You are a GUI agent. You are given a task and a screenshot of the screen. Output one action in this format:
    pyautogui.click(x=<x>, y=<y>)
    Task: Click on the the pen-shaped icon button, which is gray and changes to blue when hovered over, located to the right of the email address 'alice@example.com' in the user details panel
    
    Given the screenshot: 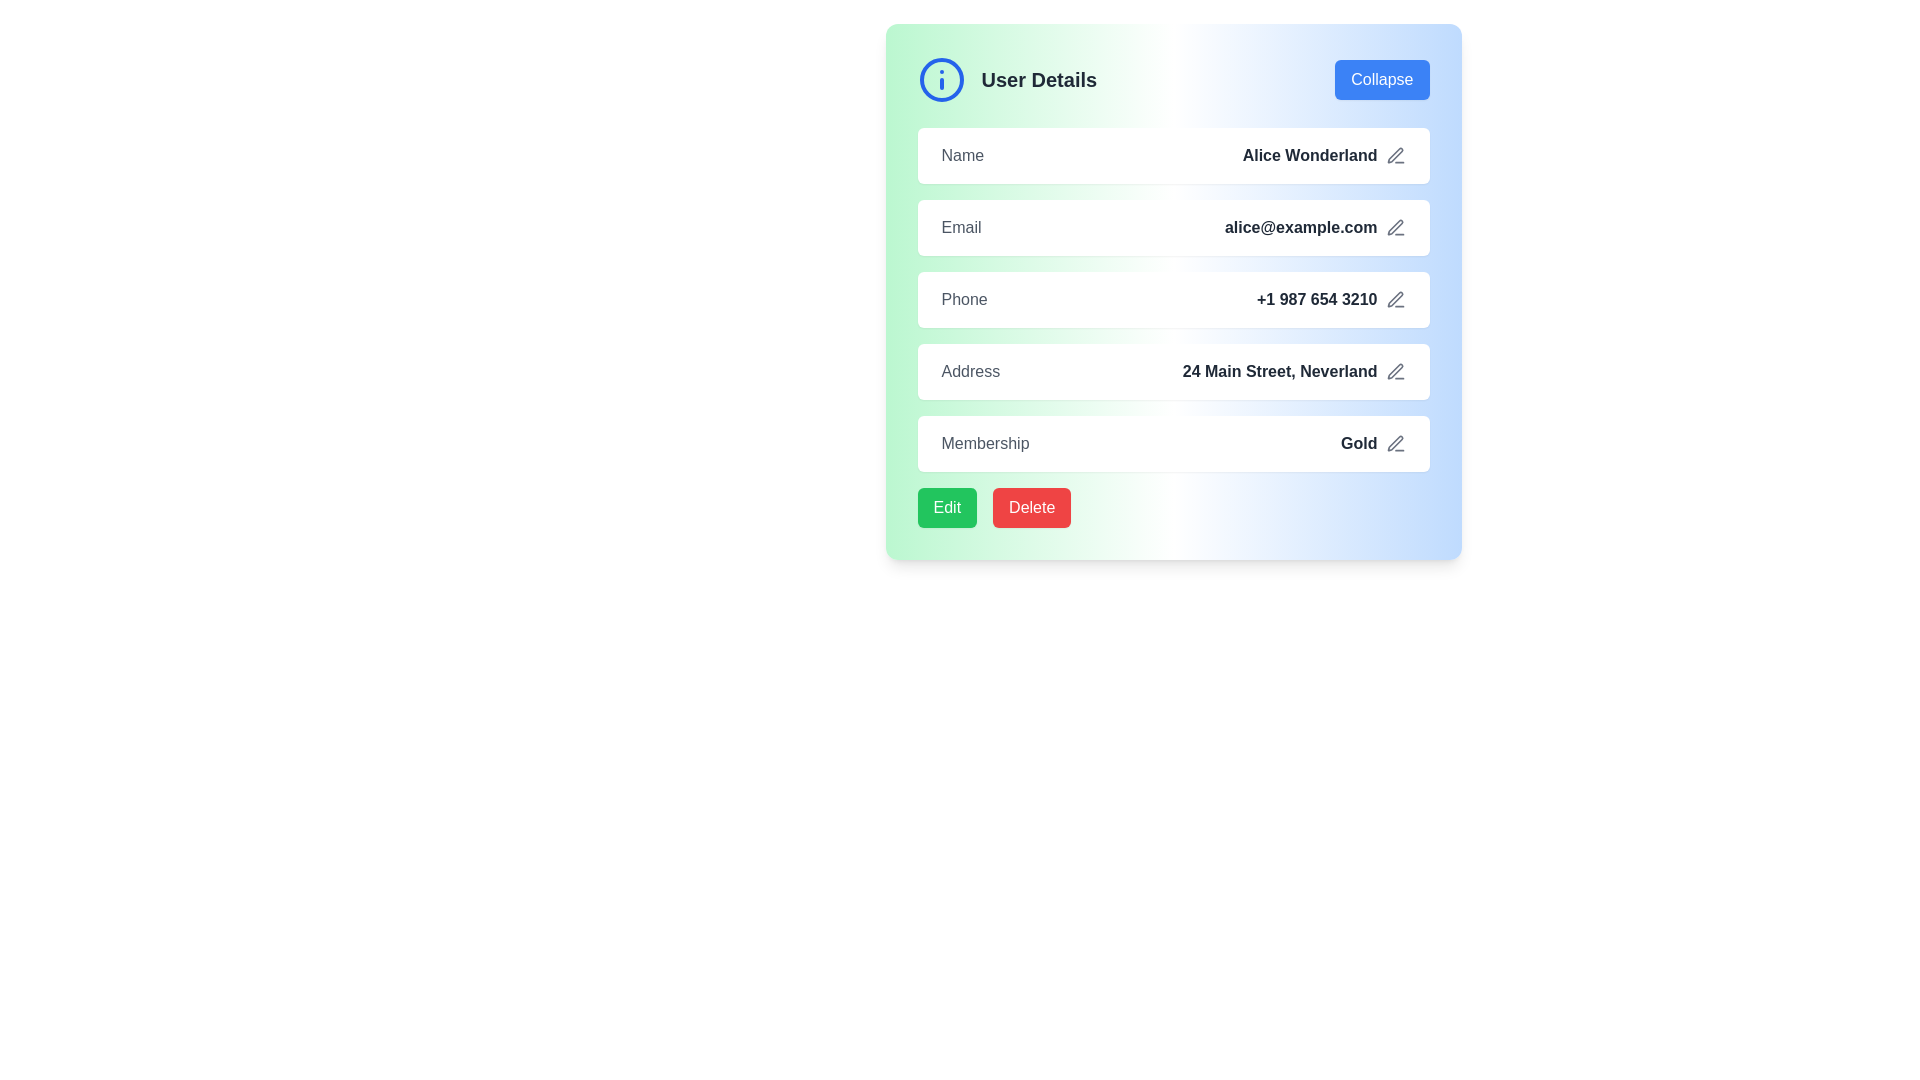 What is the action you would take?
    pyautogui.click(x=1394, y=226)
    